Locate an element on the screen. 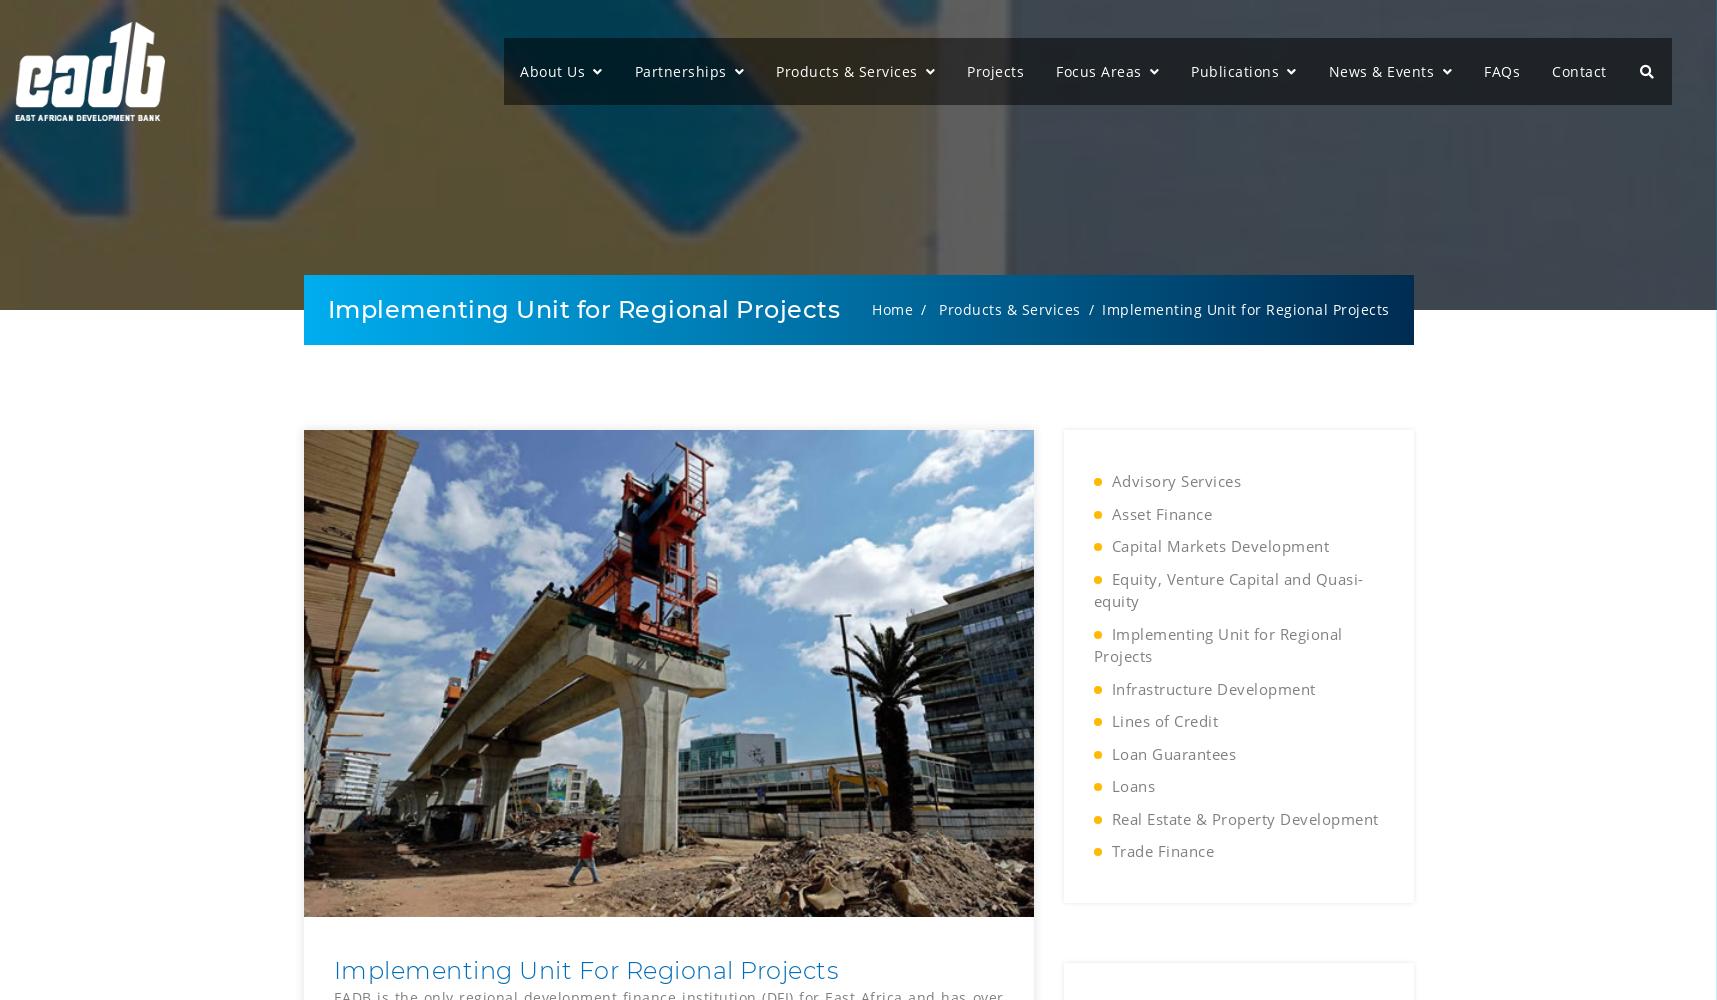  'Capital Markets Development' is located at coordinates (1111, 546).